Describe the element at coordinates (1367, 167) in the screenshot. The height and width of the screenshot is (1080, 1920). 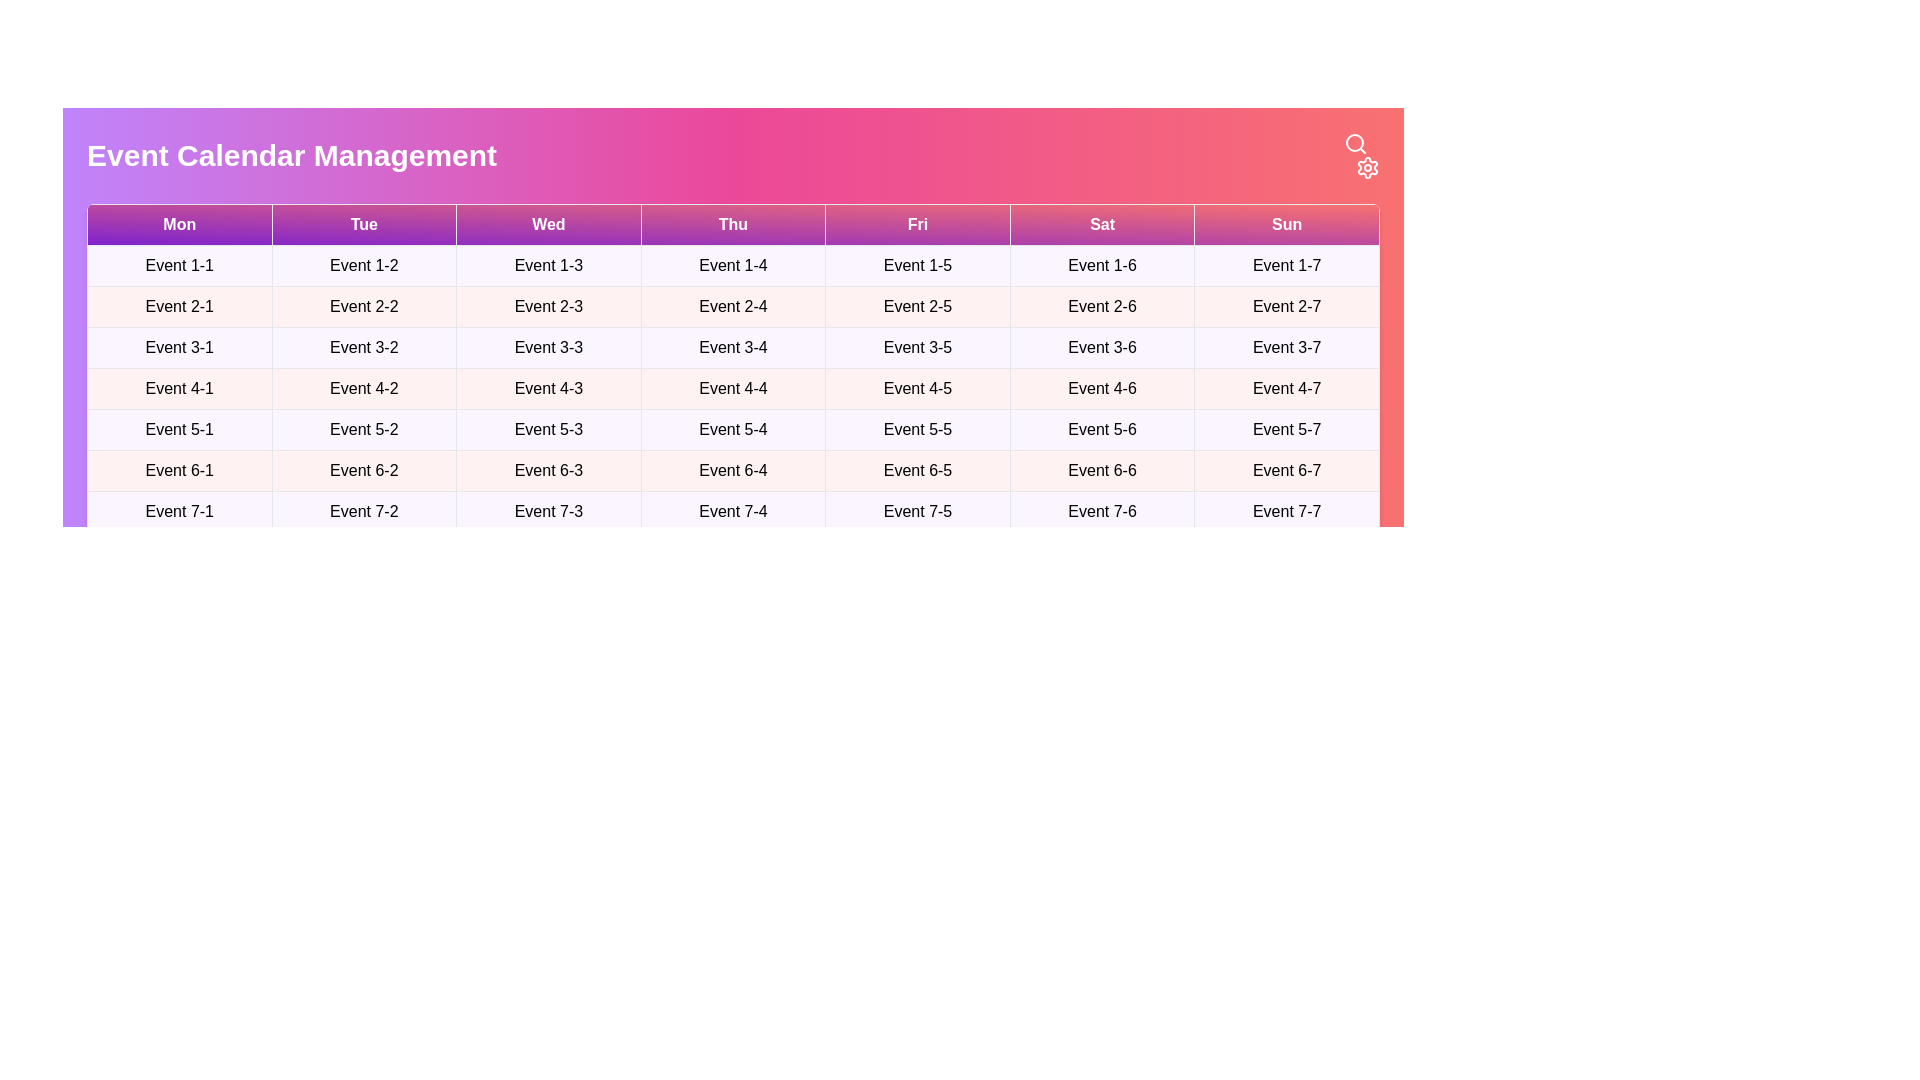
I see `the Settings navigation icon` at that location.